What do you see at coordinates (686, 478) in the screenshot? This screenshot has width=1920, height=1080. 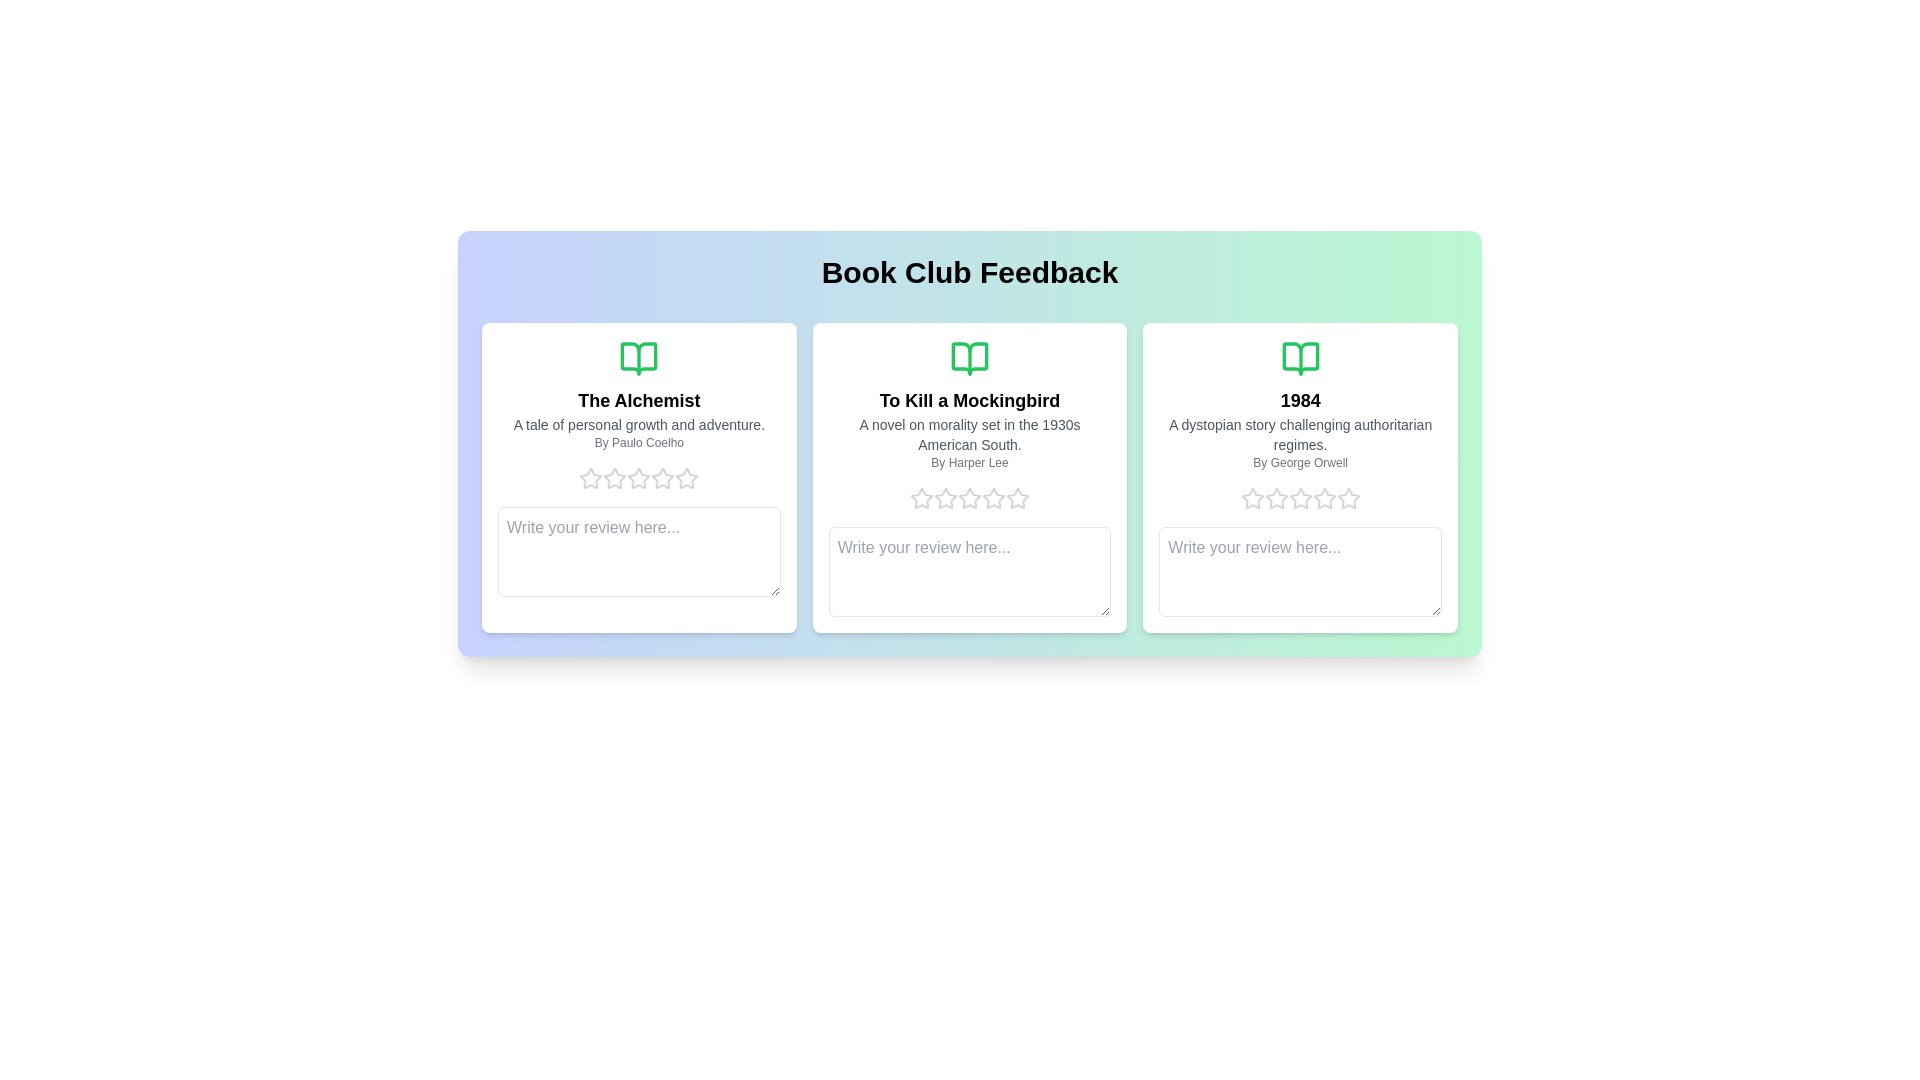 I see `the fifth star icon in the rating system for the book 'The Alchemist' to set a five-star rating` at bounding box center [686, 478].